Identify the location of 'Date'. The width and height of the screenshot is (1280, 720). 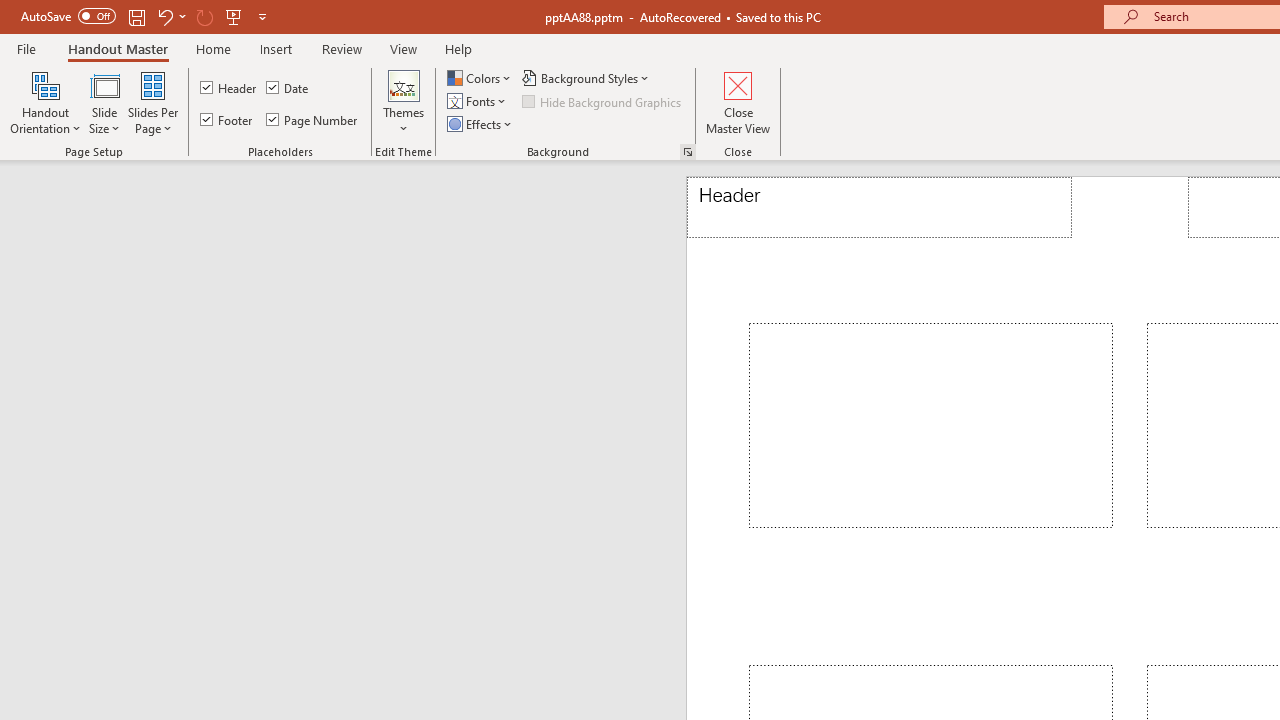
(287, 86).